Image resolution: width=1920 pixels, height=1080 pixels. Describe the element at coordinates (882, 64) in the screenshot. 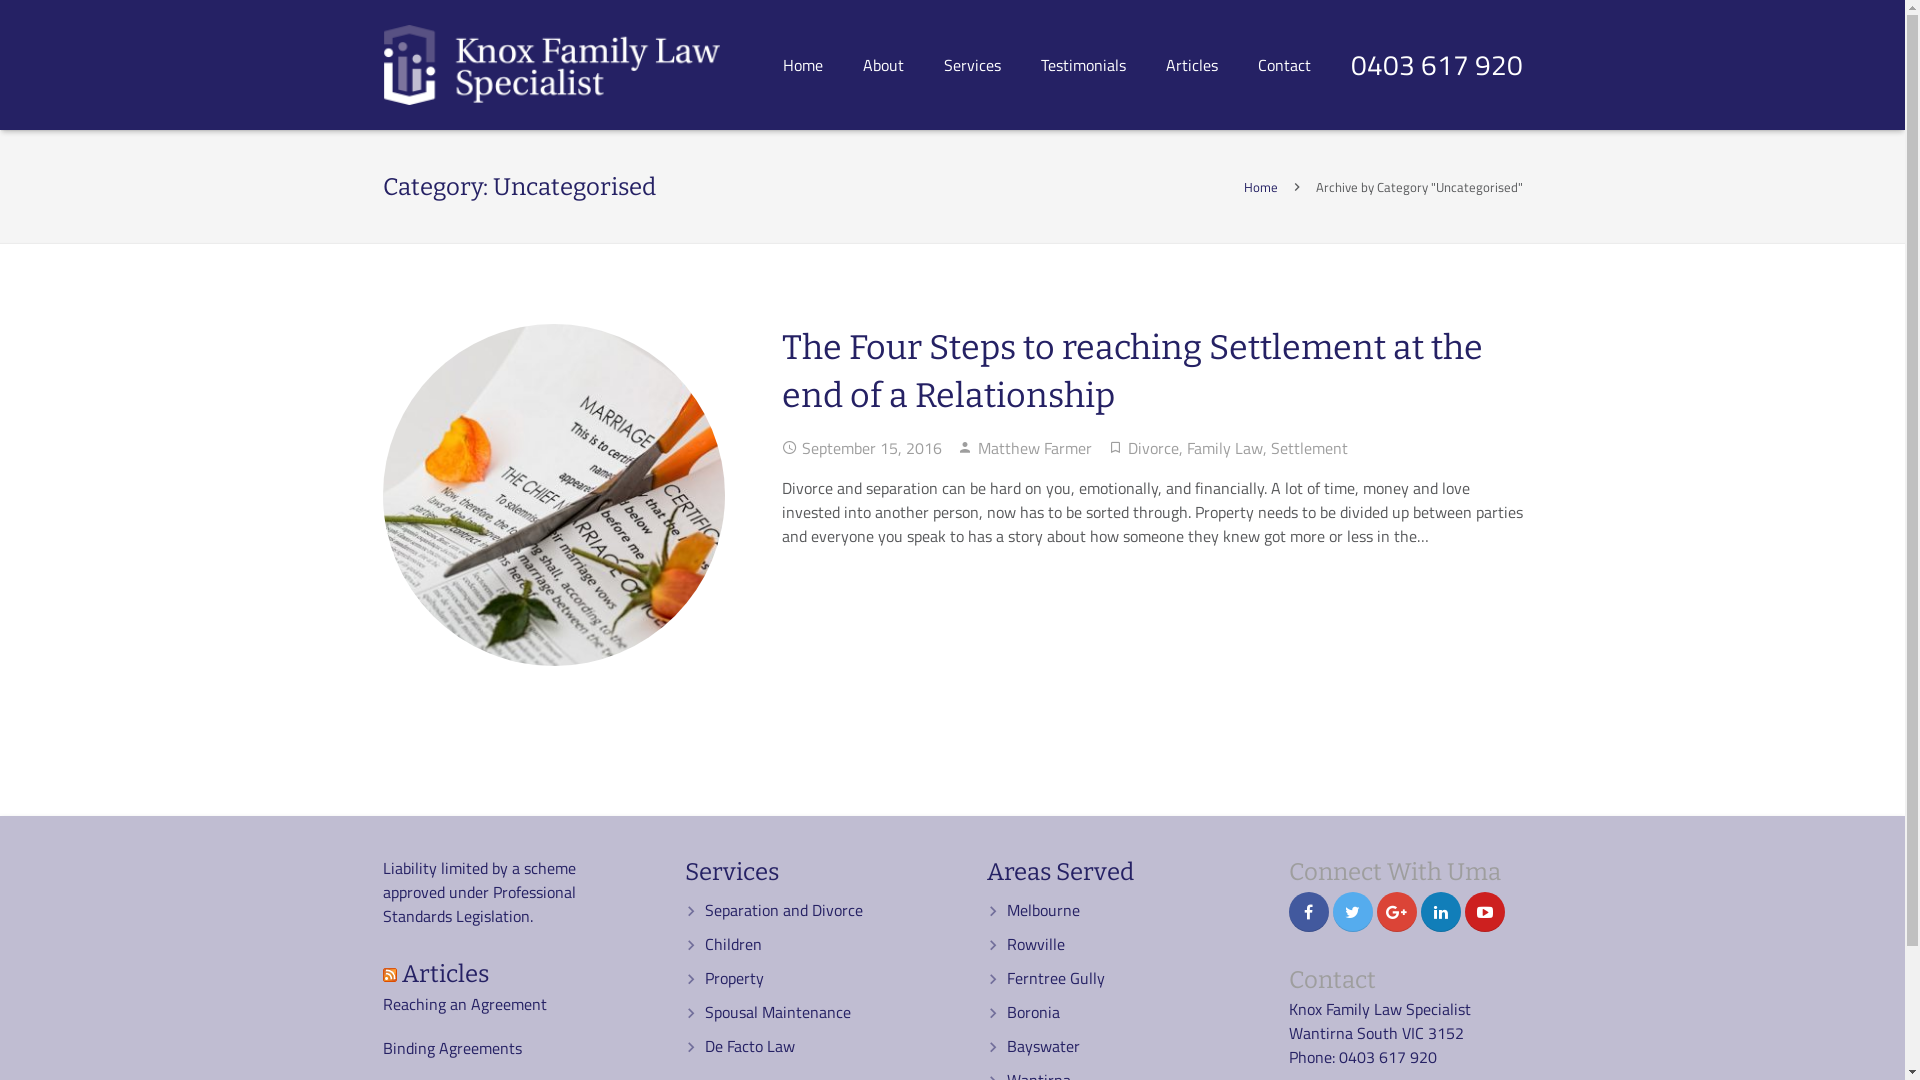

I see `'About'` at that location.